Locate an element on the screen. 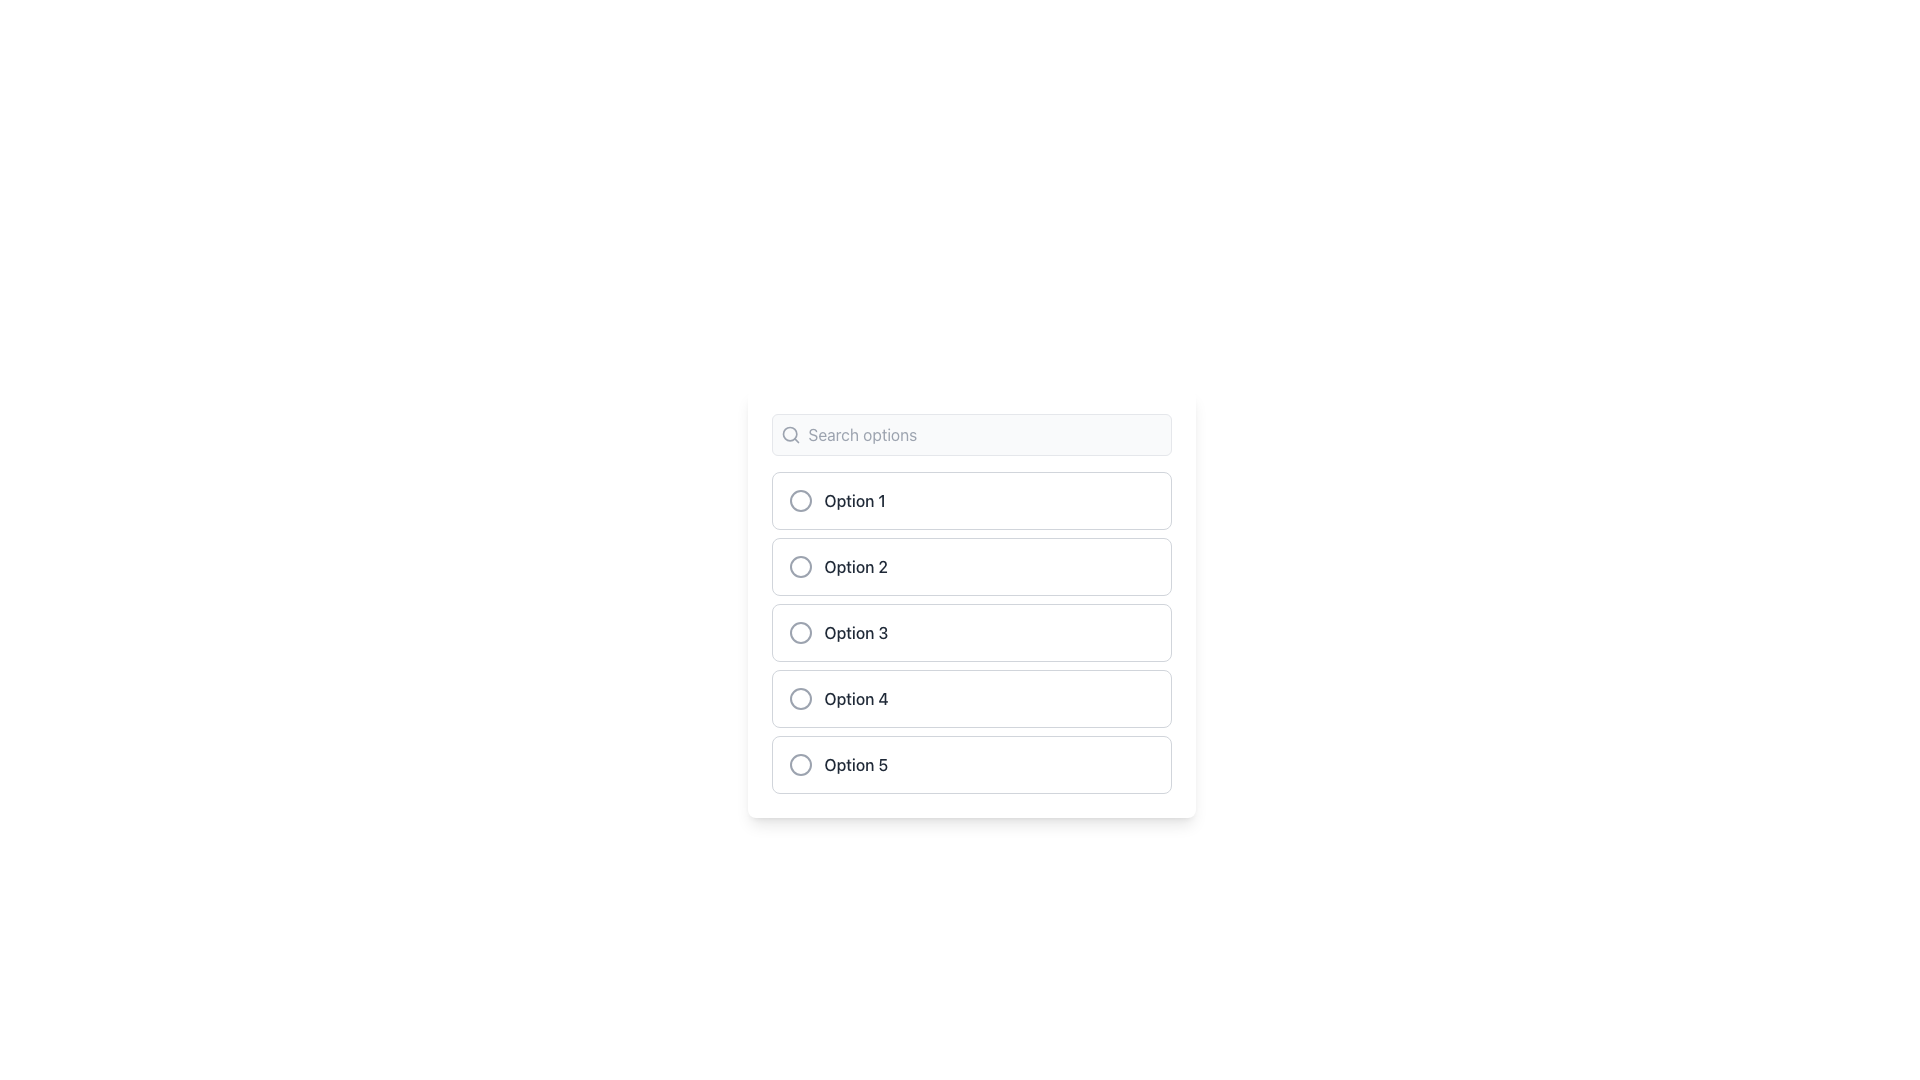 This screenshot has height=1080, width=1920. the first selectable list item located below the search bar for navigation is located at coordinates (971, 500).